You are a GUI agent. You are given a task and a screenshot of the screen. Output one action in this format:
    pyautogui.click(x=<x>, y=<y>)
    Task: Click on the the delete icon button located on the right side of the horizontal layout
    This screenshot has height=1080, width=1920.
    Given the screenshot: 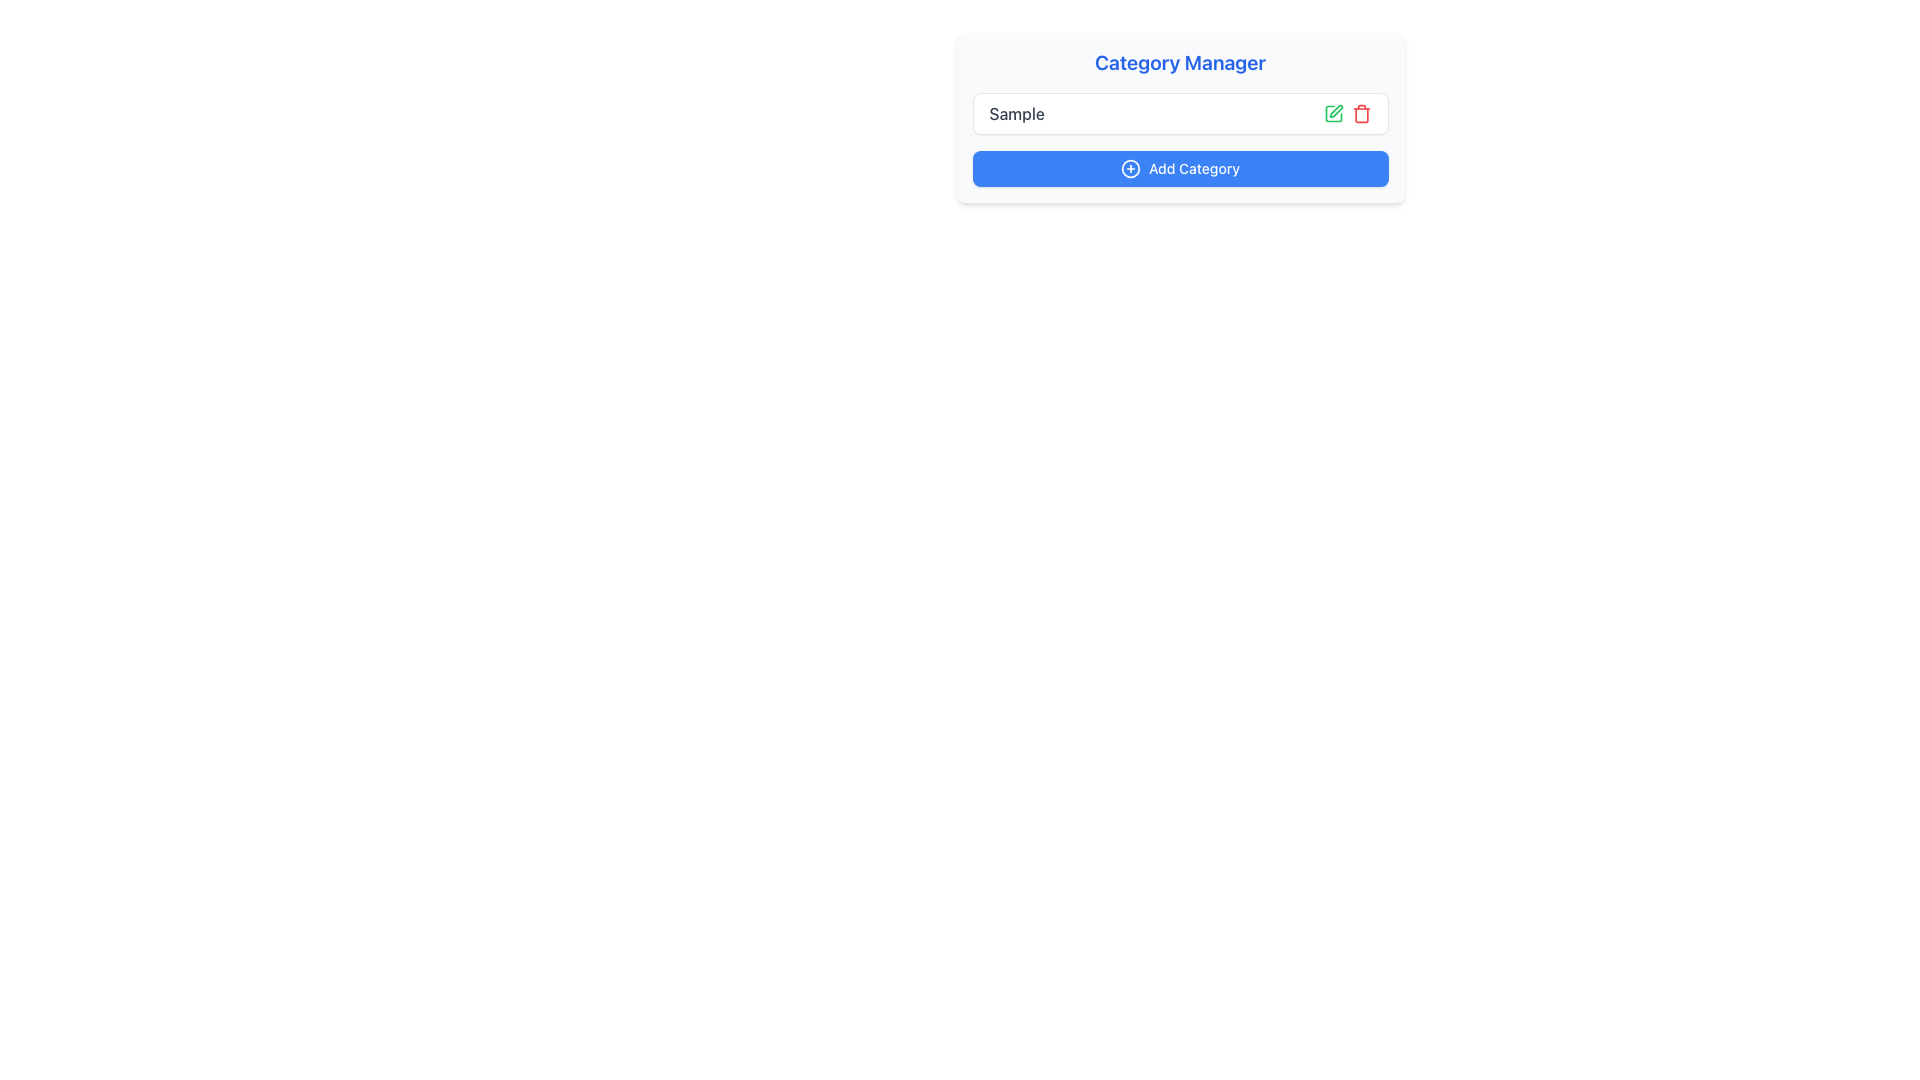 What is the action you would take?
    pyautogui.click(x=1360, y=114)
    